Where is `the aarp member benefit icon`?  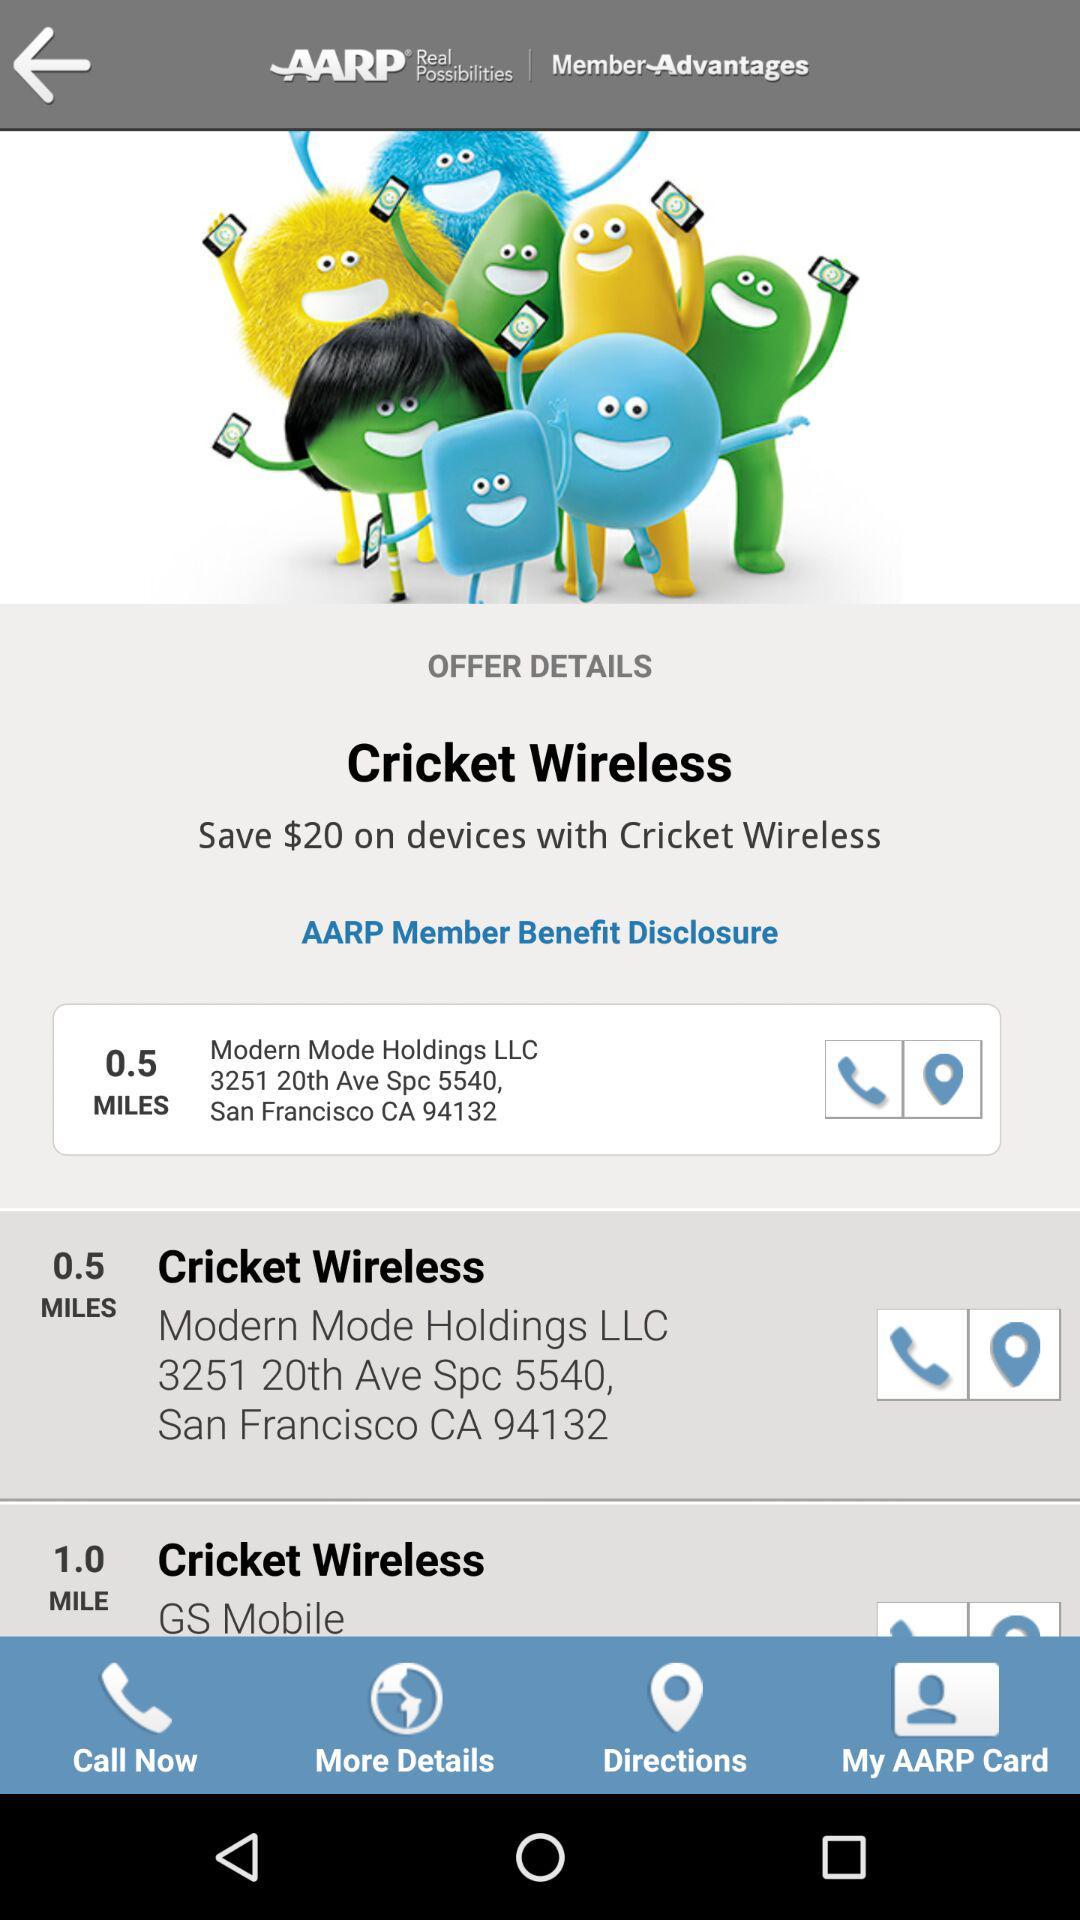 the aarp member benefit icon is located at coordinates (540, 930).